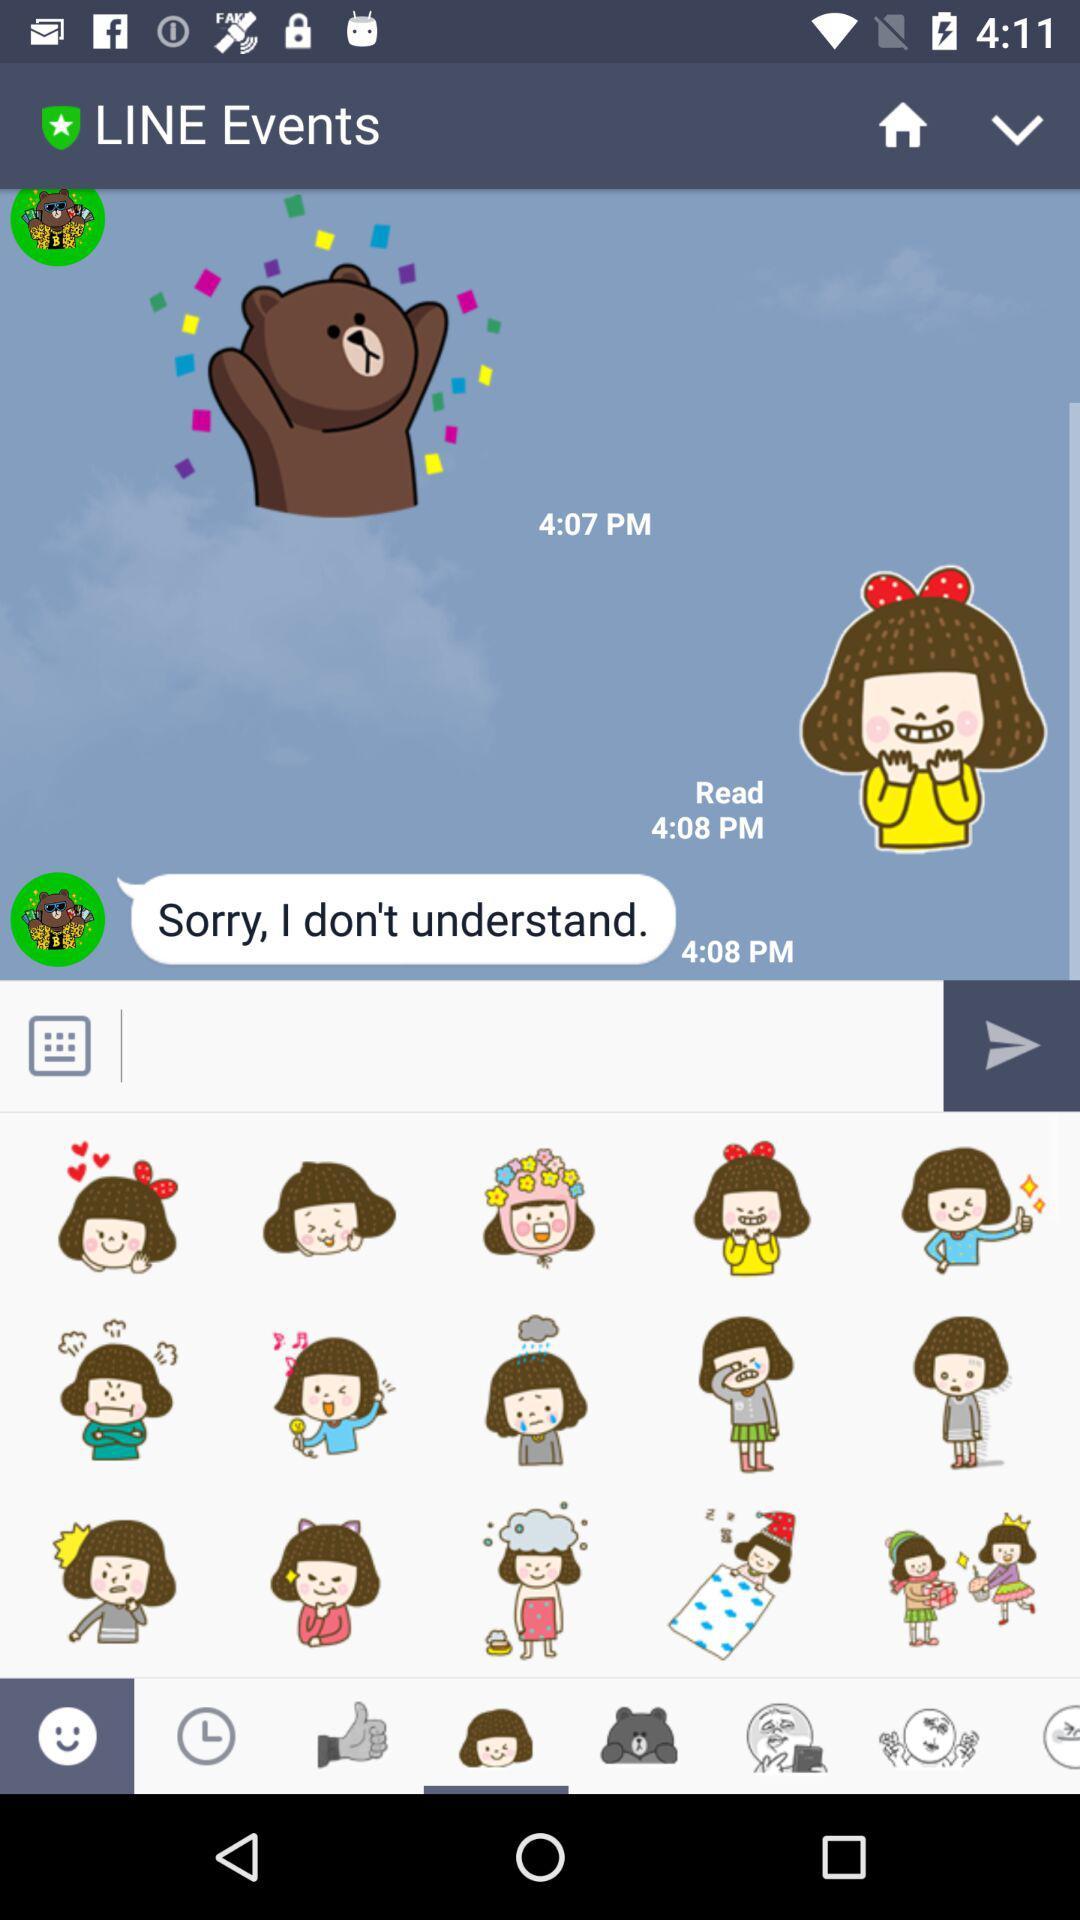  Describe the element at coordinates (398, 920) in the screenshot. I see `sorry i don` at that location.